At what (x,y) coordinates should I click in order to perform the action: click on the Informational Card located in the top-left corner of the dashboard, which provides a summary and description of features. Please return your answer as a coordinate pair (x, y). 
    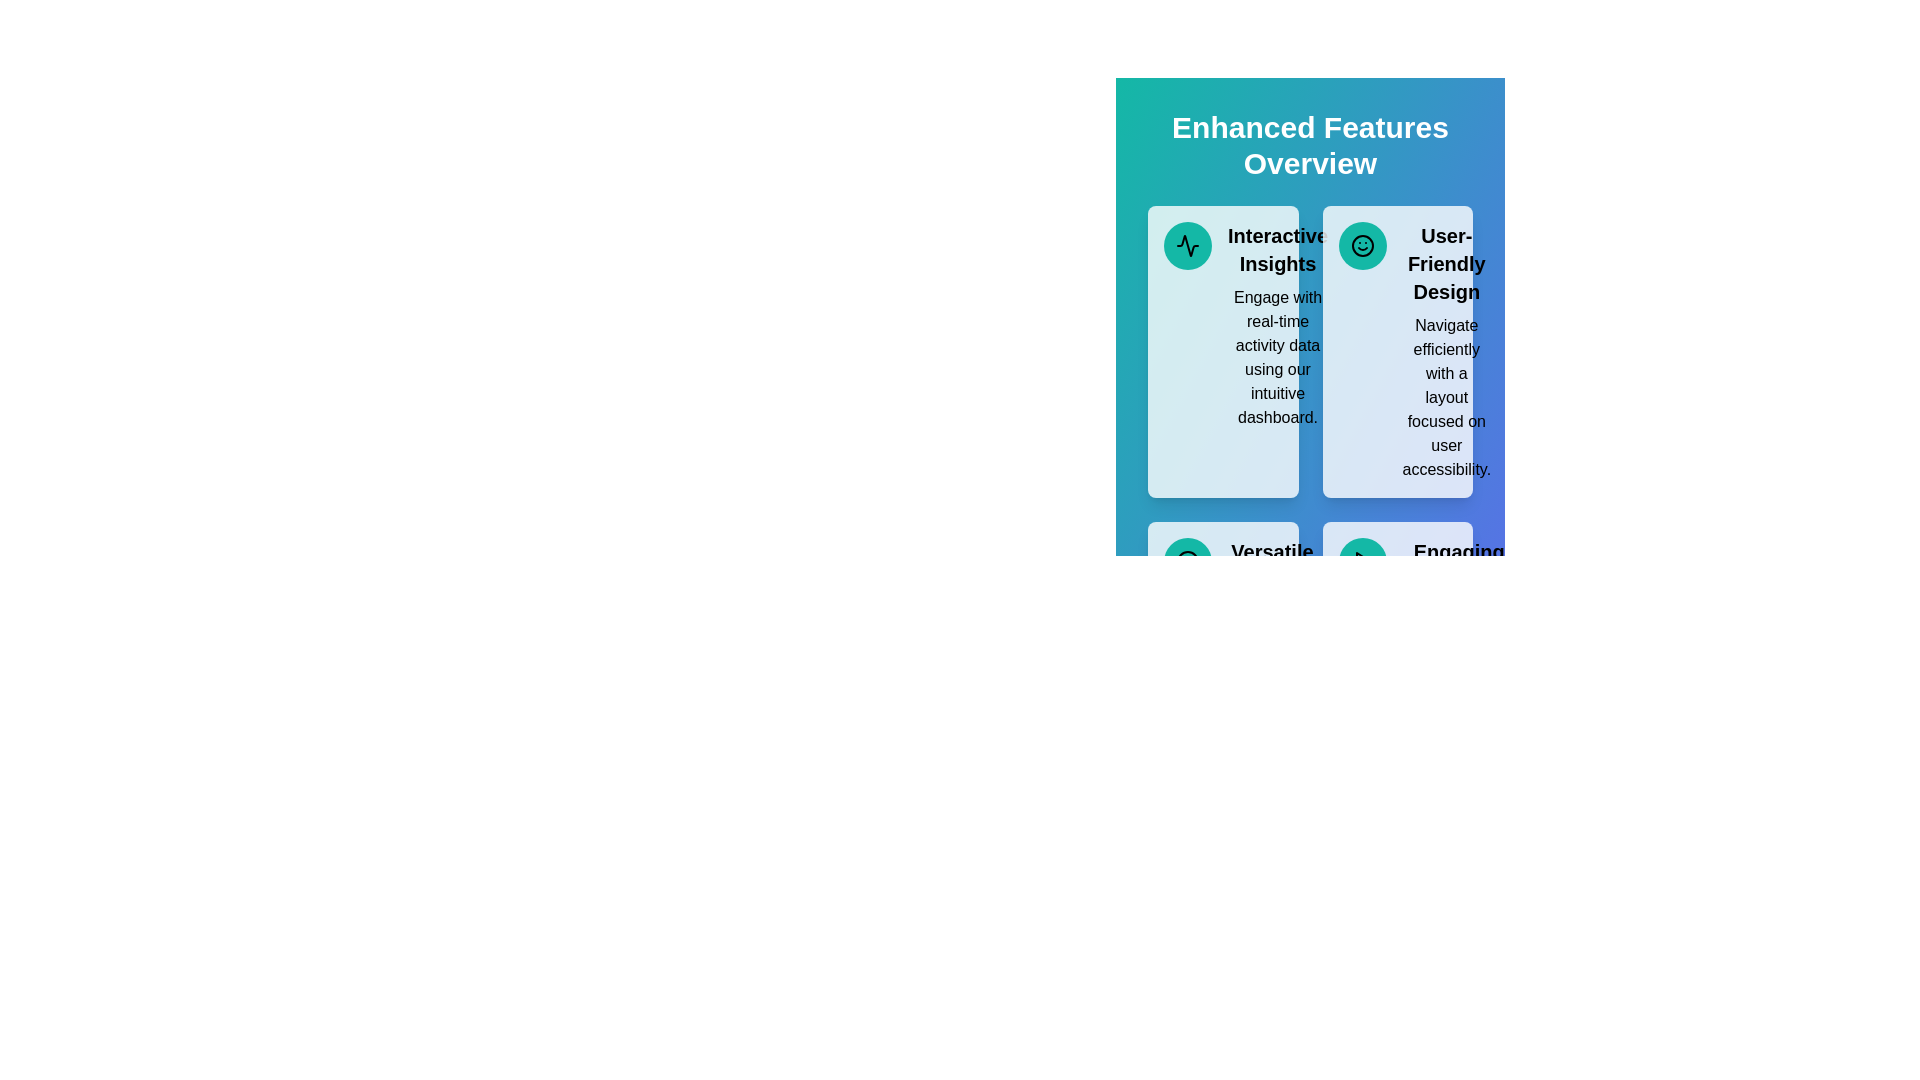
    Looking at the image, I should click on (1222, 350).